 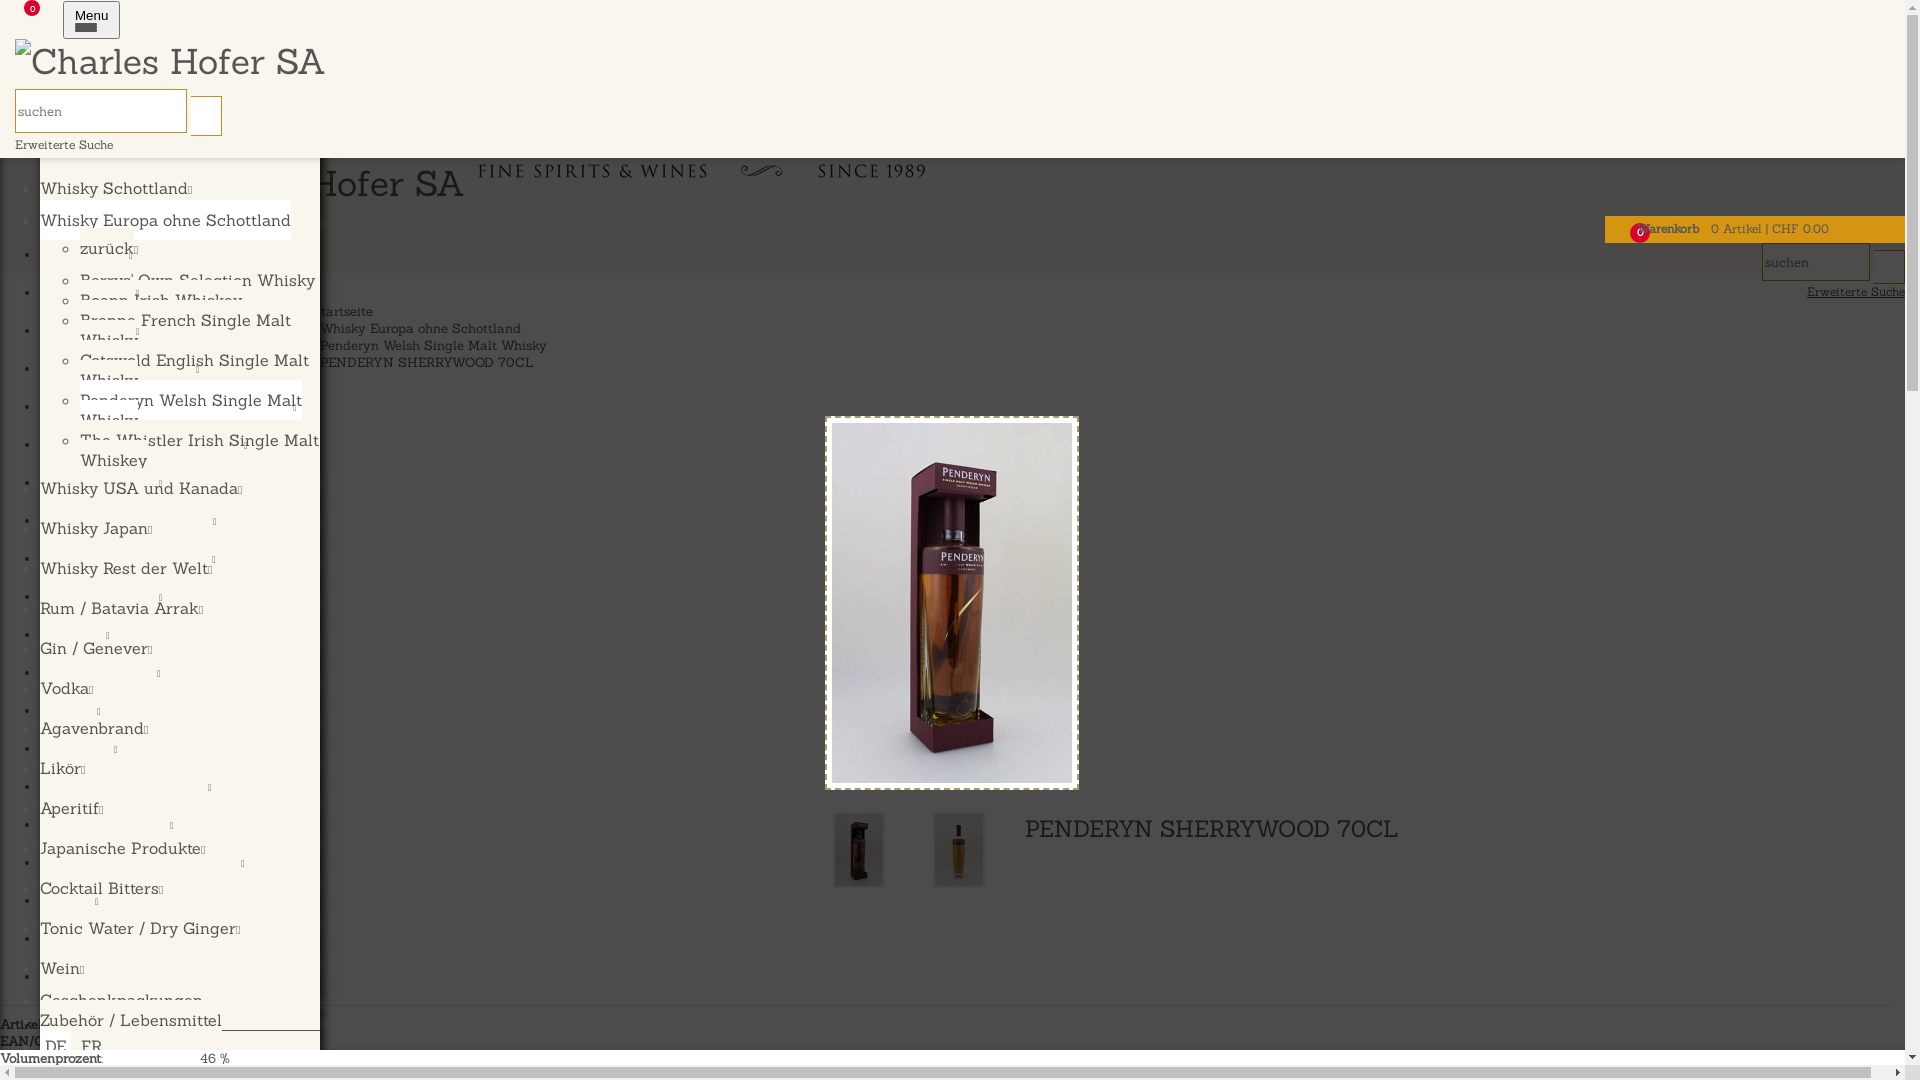 What do you see at coordinates (124, 567) in the screenshot?
I see `'Whisky Rest der Welt'` at bounding box center [124, 567].